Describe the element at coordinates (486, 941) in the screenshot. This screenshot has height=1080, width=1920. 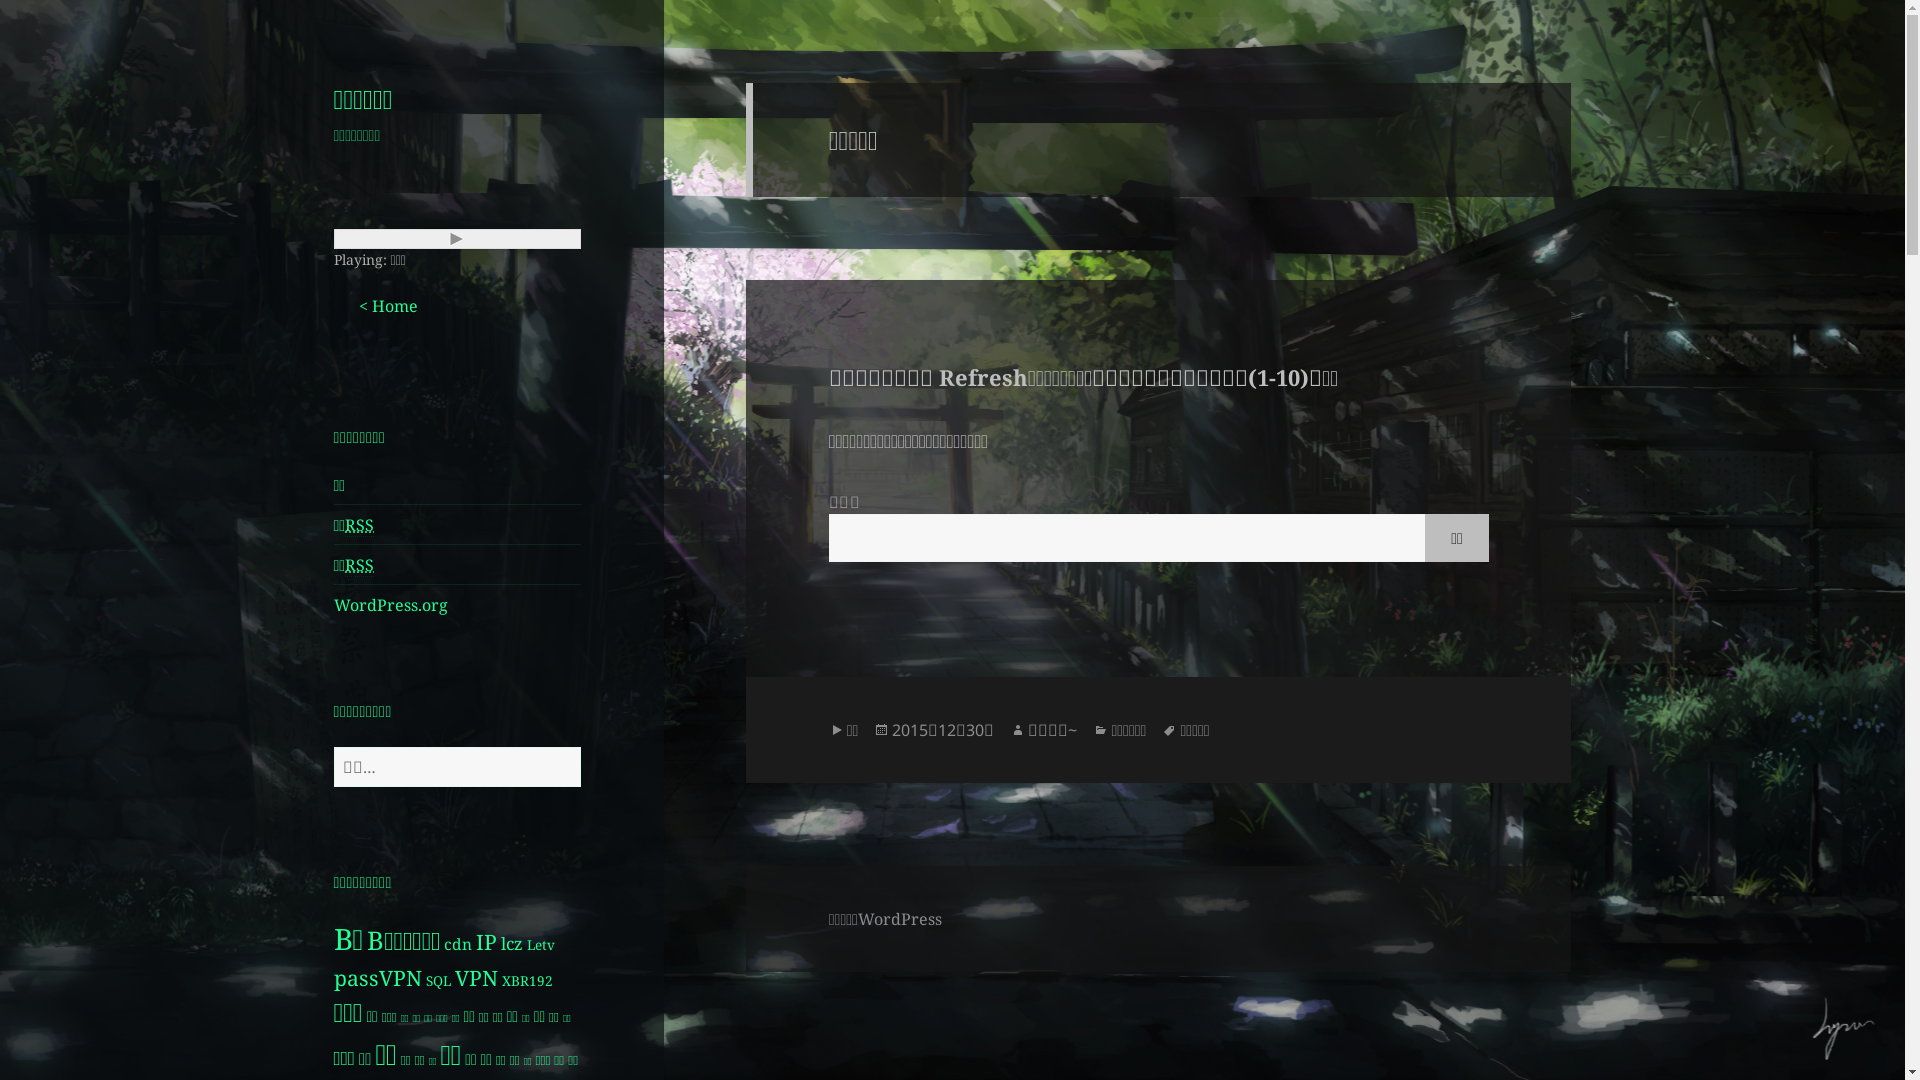
I see `'IP'` at that location.